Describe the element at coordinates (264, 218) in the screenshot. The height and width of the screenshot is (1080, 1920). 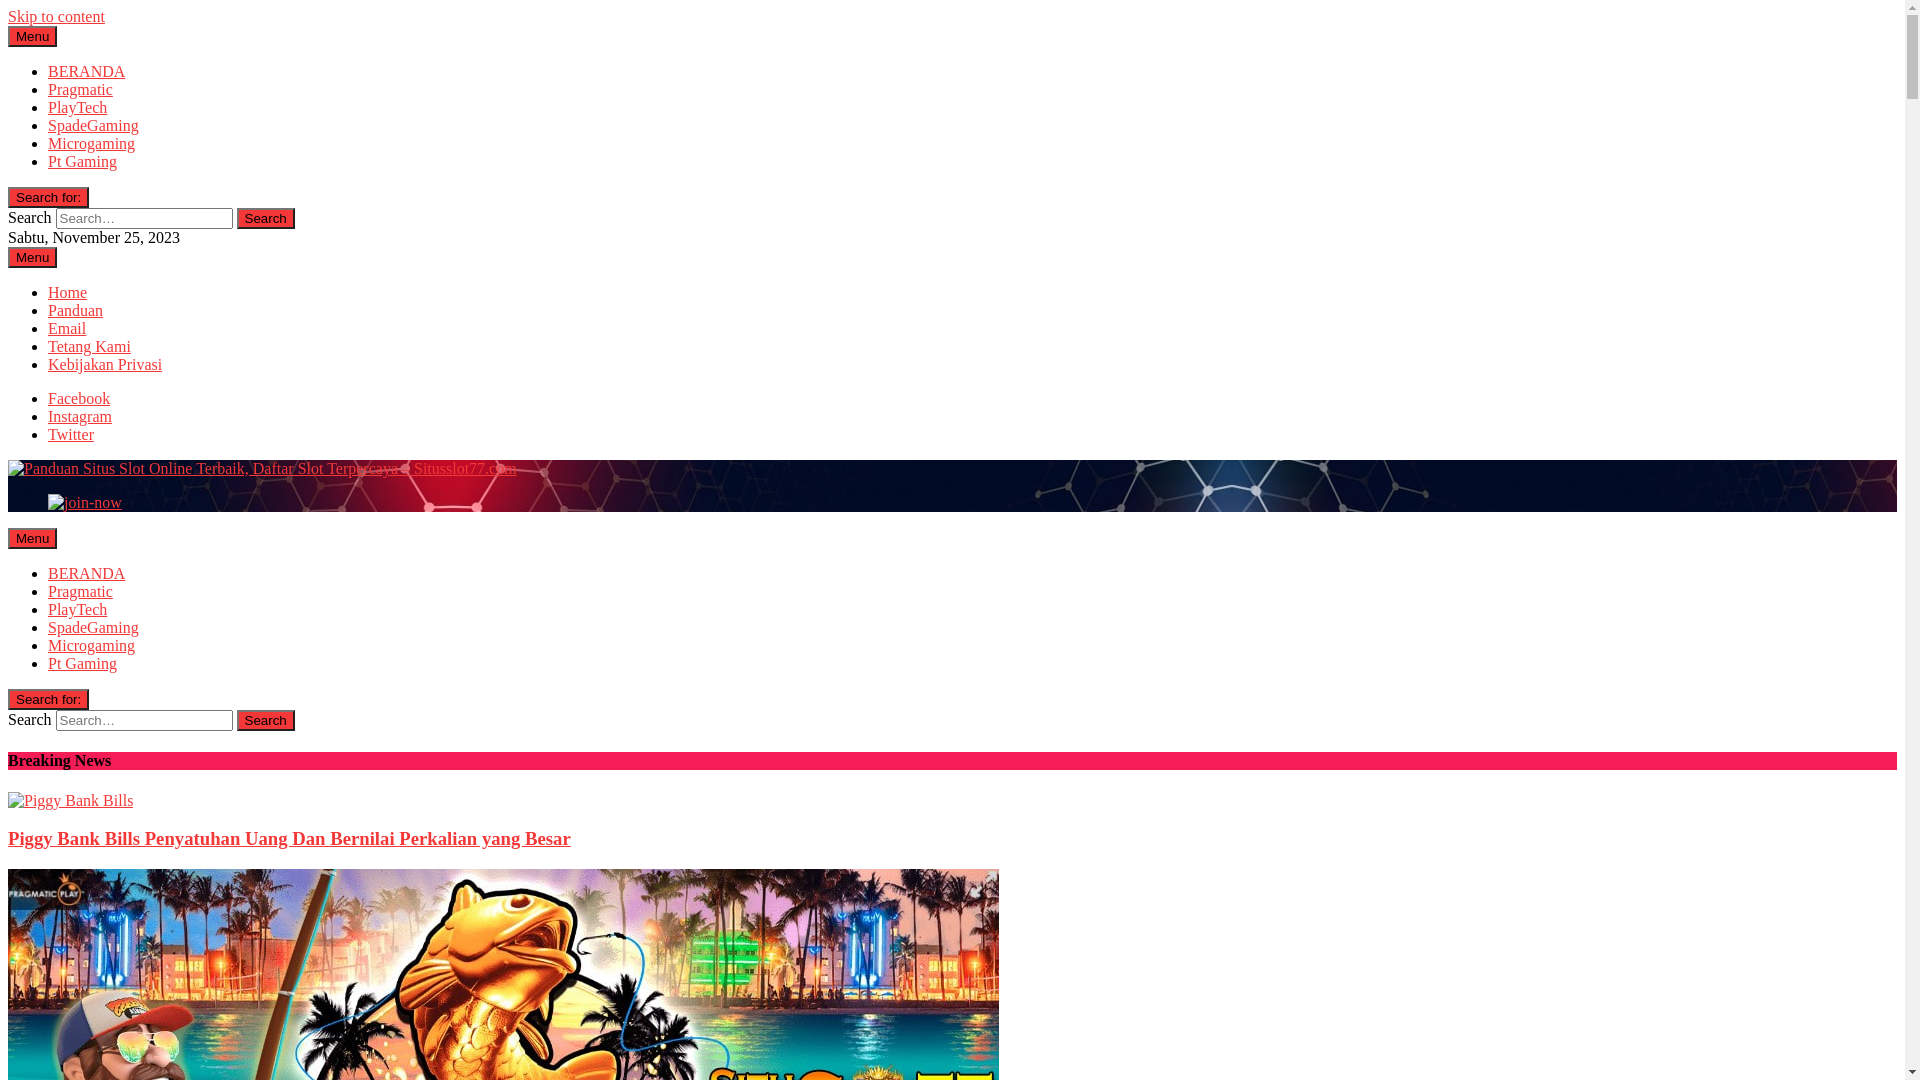
I see `'Search'` at that location.